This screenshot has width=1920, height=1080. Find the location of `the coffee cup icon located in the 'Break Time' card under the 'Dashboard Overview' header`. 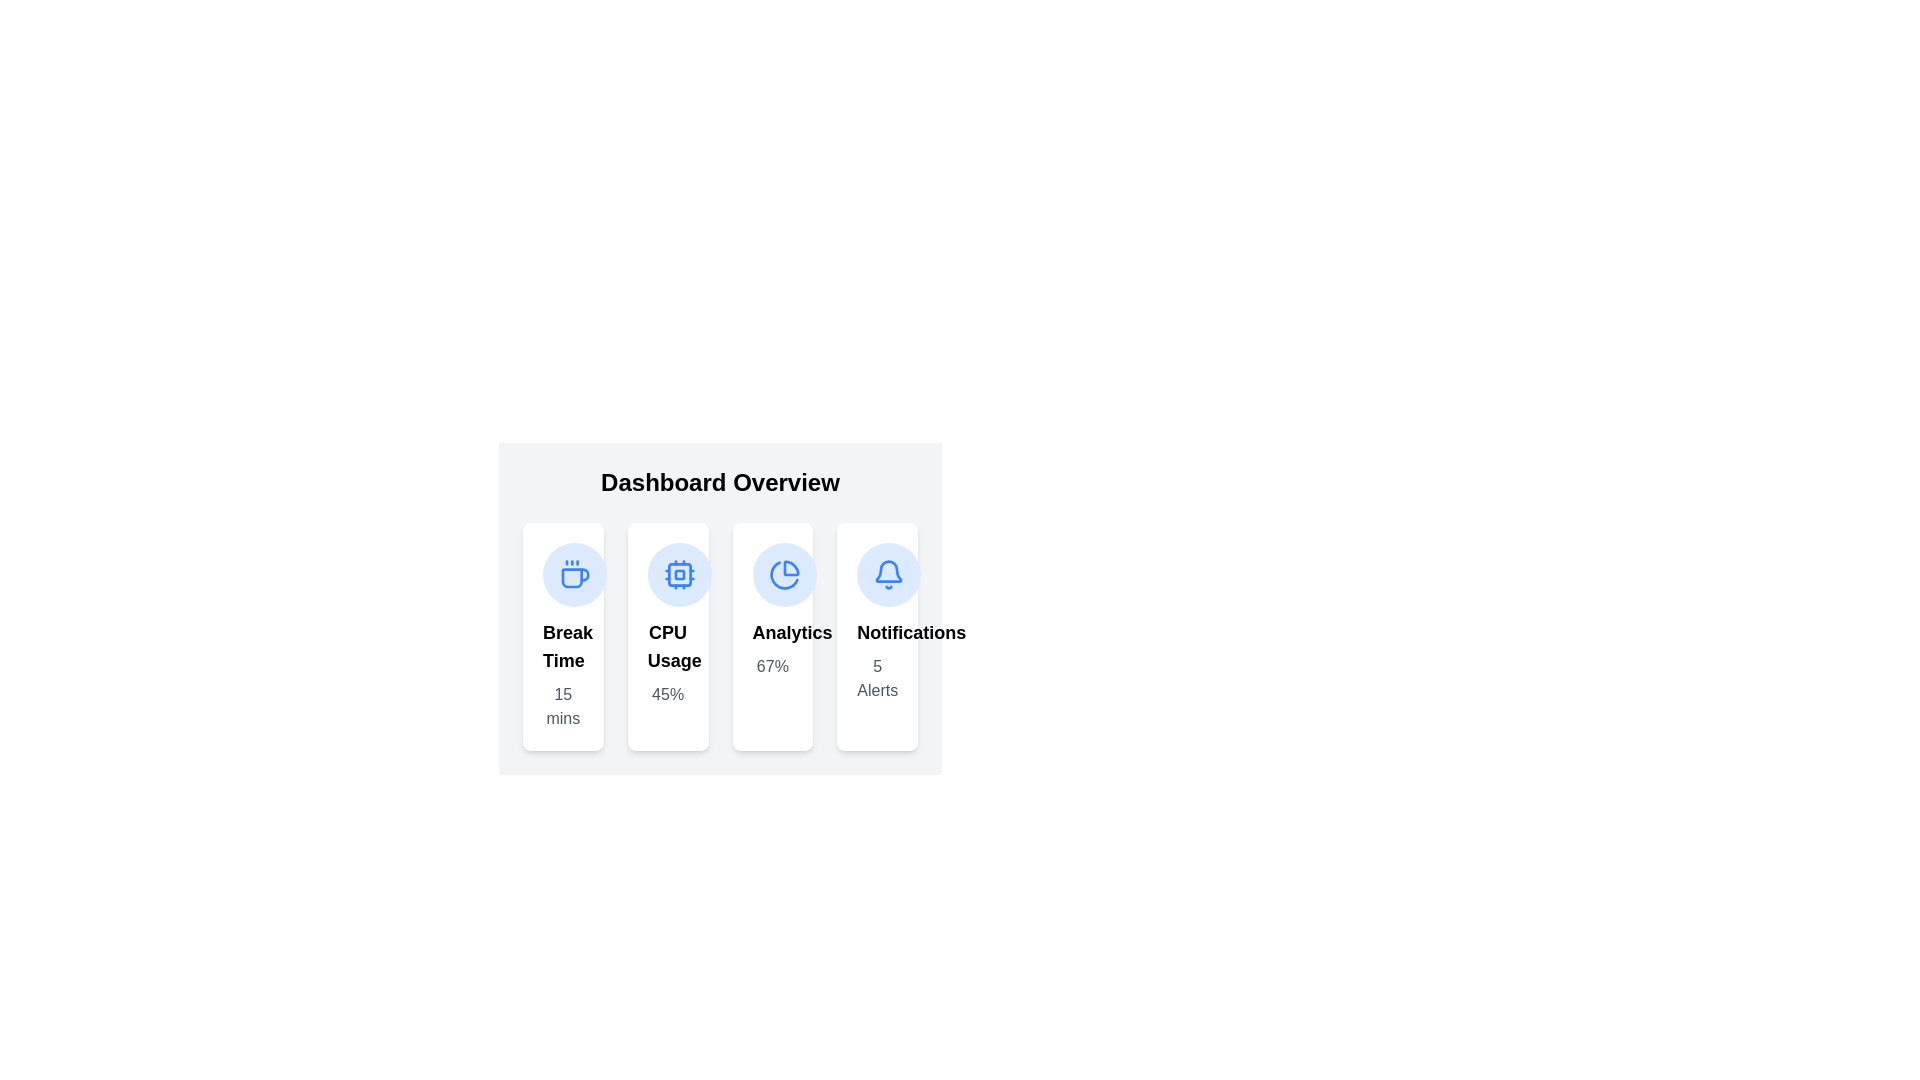

the coffee cup icon located in the 'Break Time' card under the 'Dashboard Overview' header is located at coordinates (574, 574).